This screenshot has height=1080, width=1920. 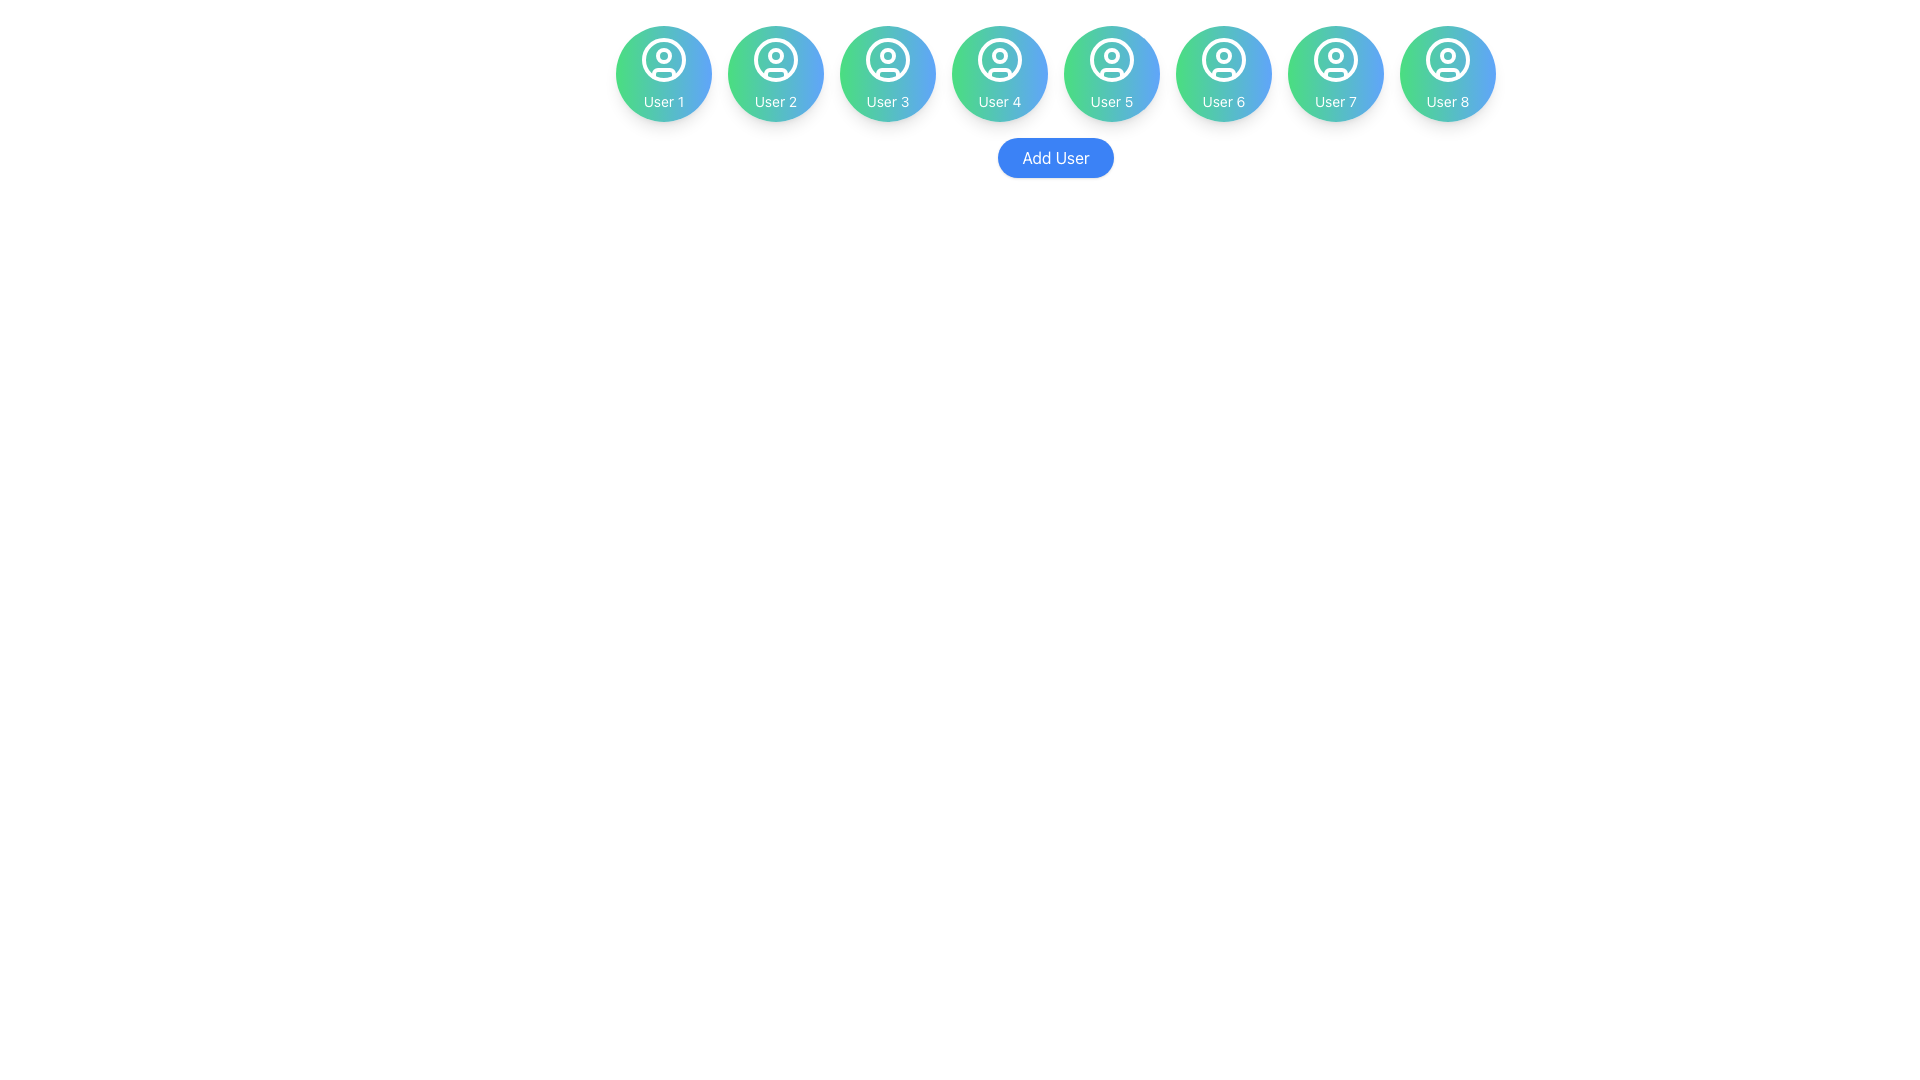 What do you see at coordinates (1111, 55) in the screenshot?
I see `the small circle within the user profile icon for 'User 5', located at the top-center of the interface` at bounding box center [1111, 55].